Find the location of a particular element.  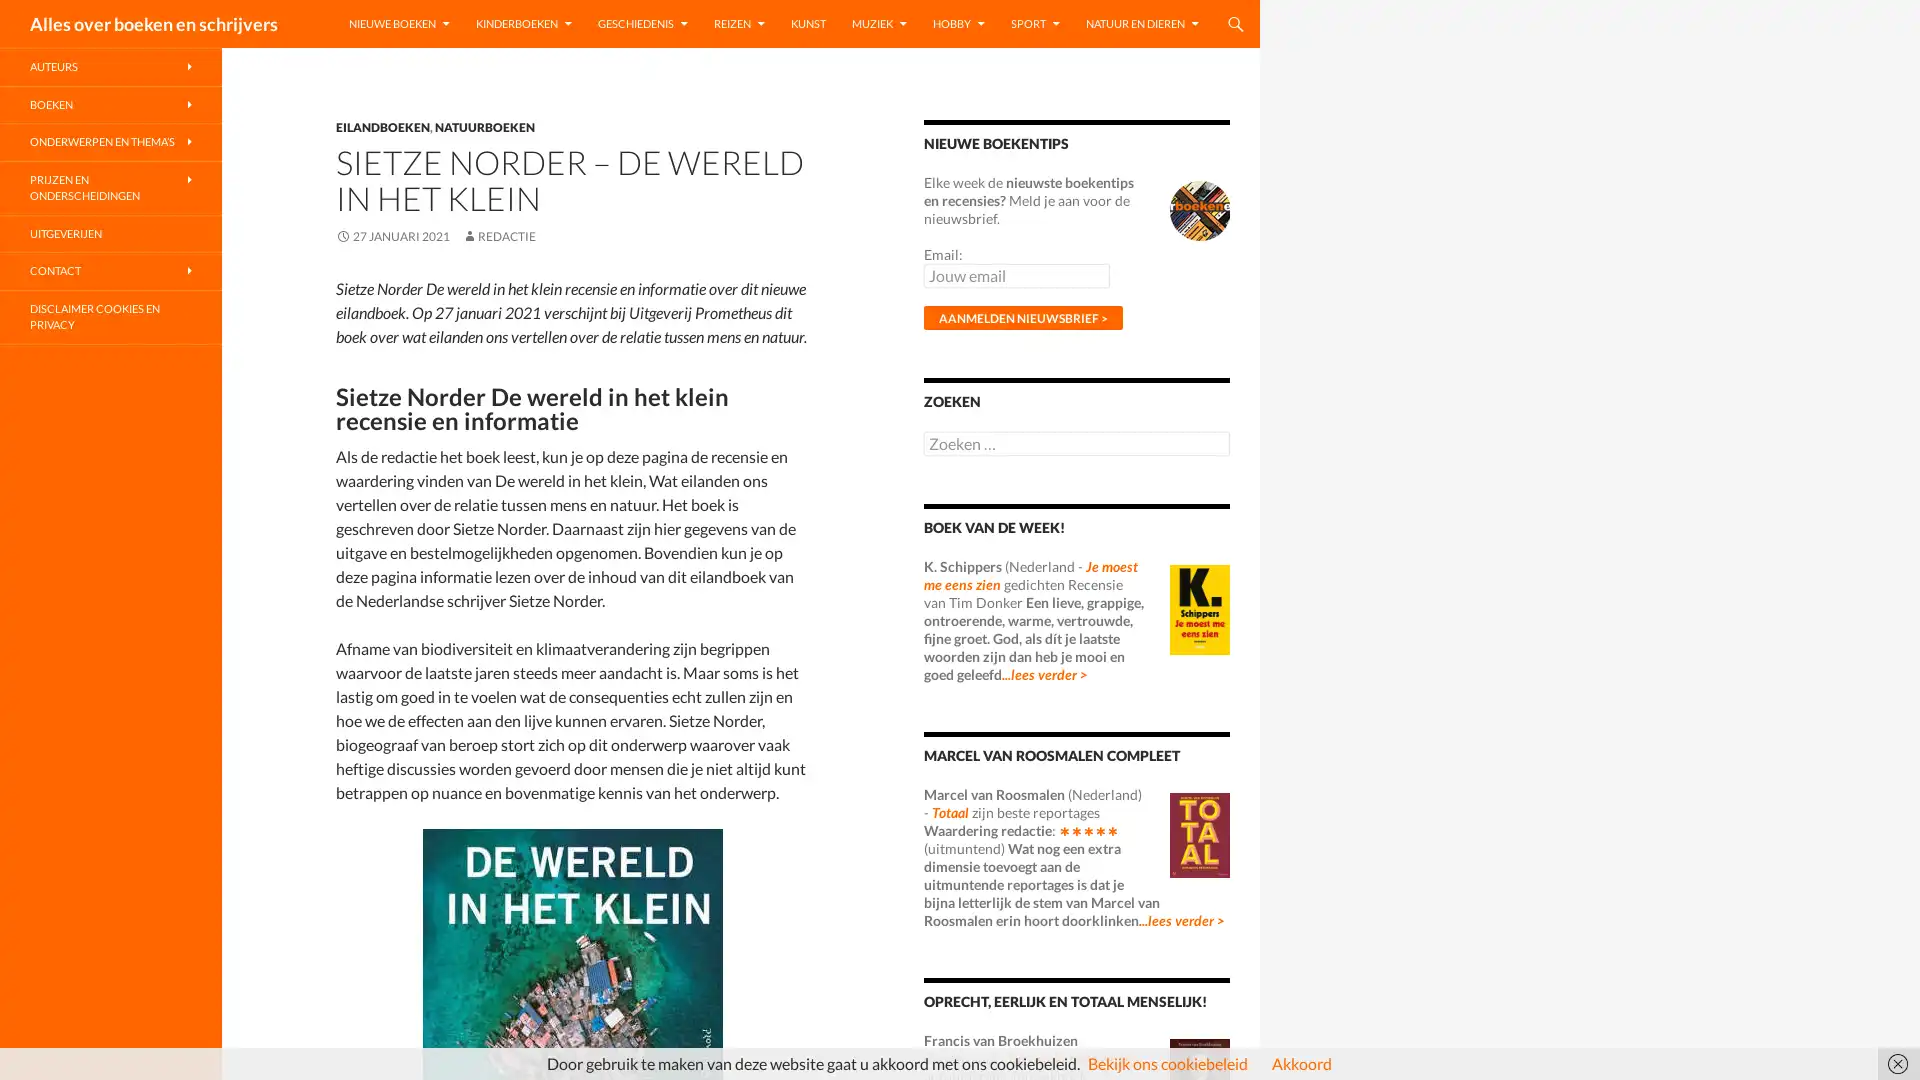

Aanmelden nieuwsbrief > is located at coordinates (1023, 316).